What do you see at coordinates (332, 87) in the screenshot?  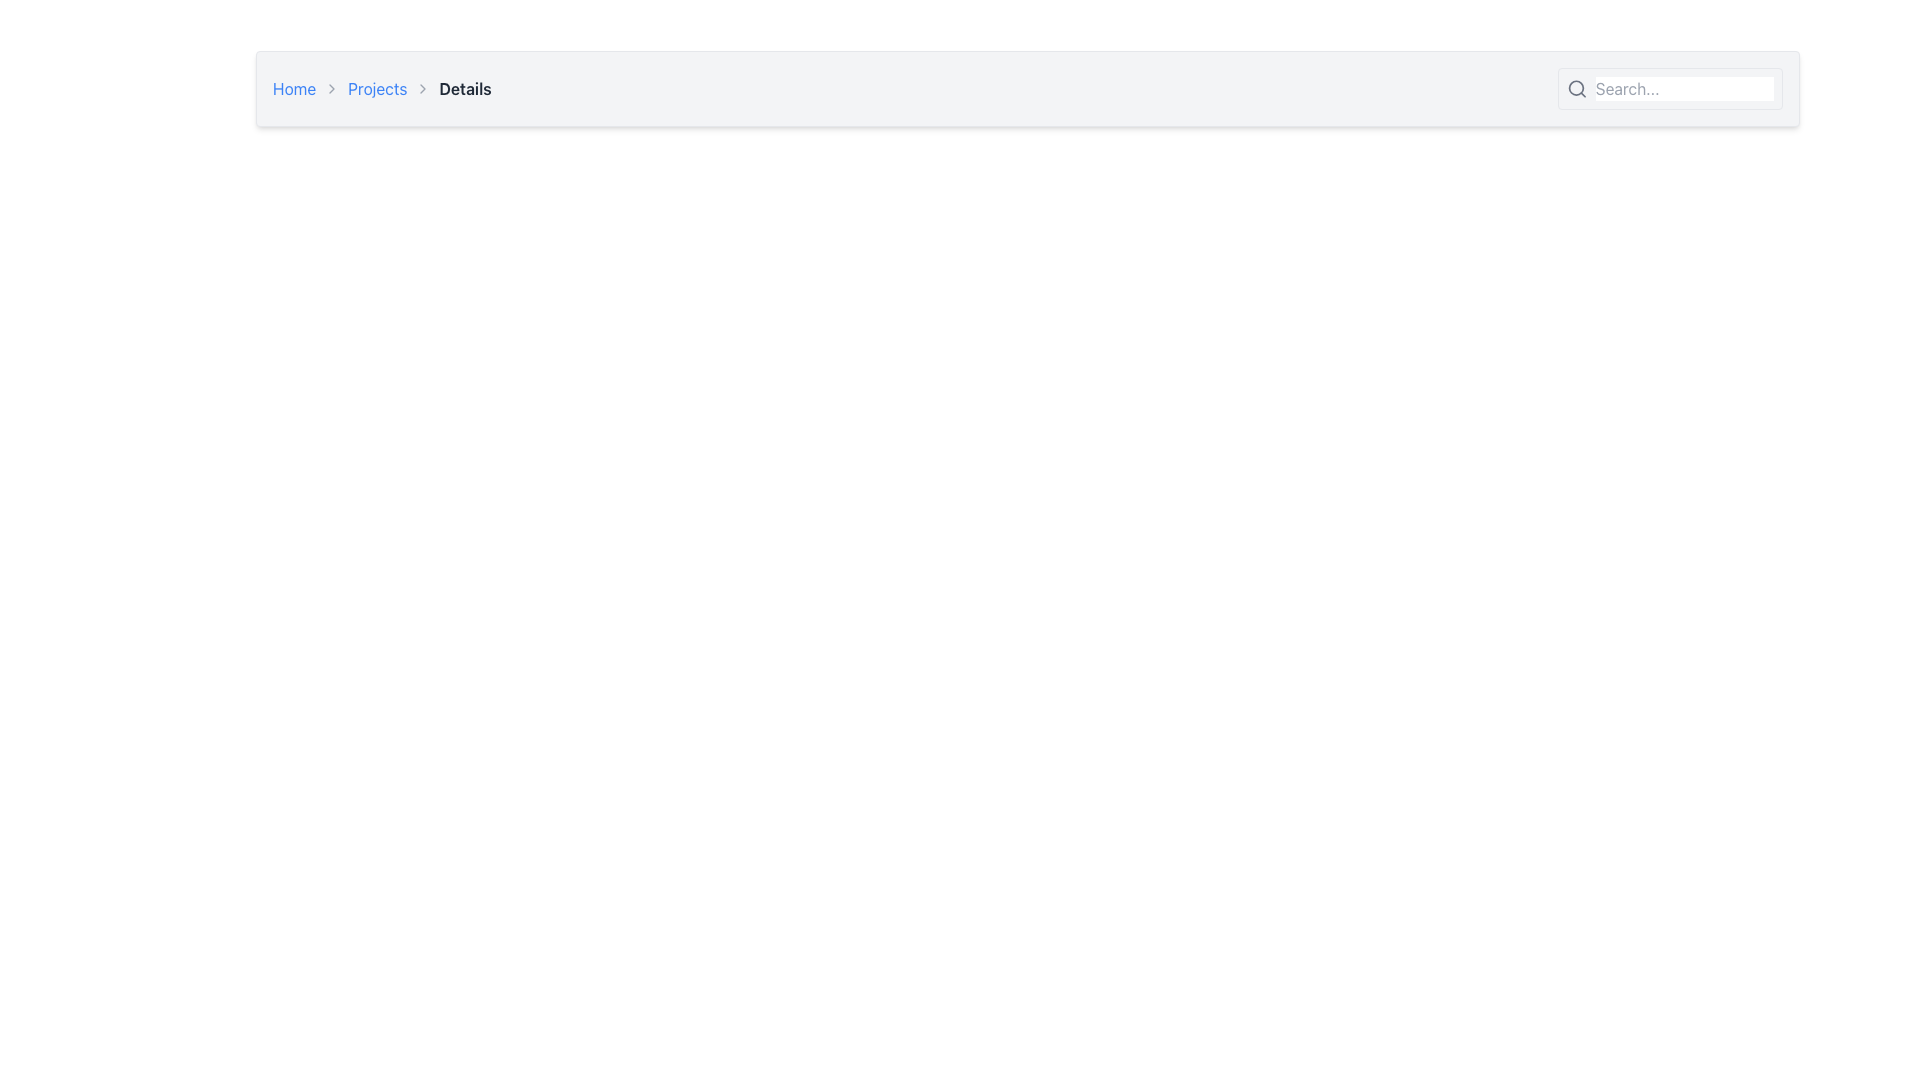 I see `the Chevron icon that visually separates the 'Home' and 'Projects' links in the breadcrumb navigation at the top of the interface` at bounding box center [332, 87].